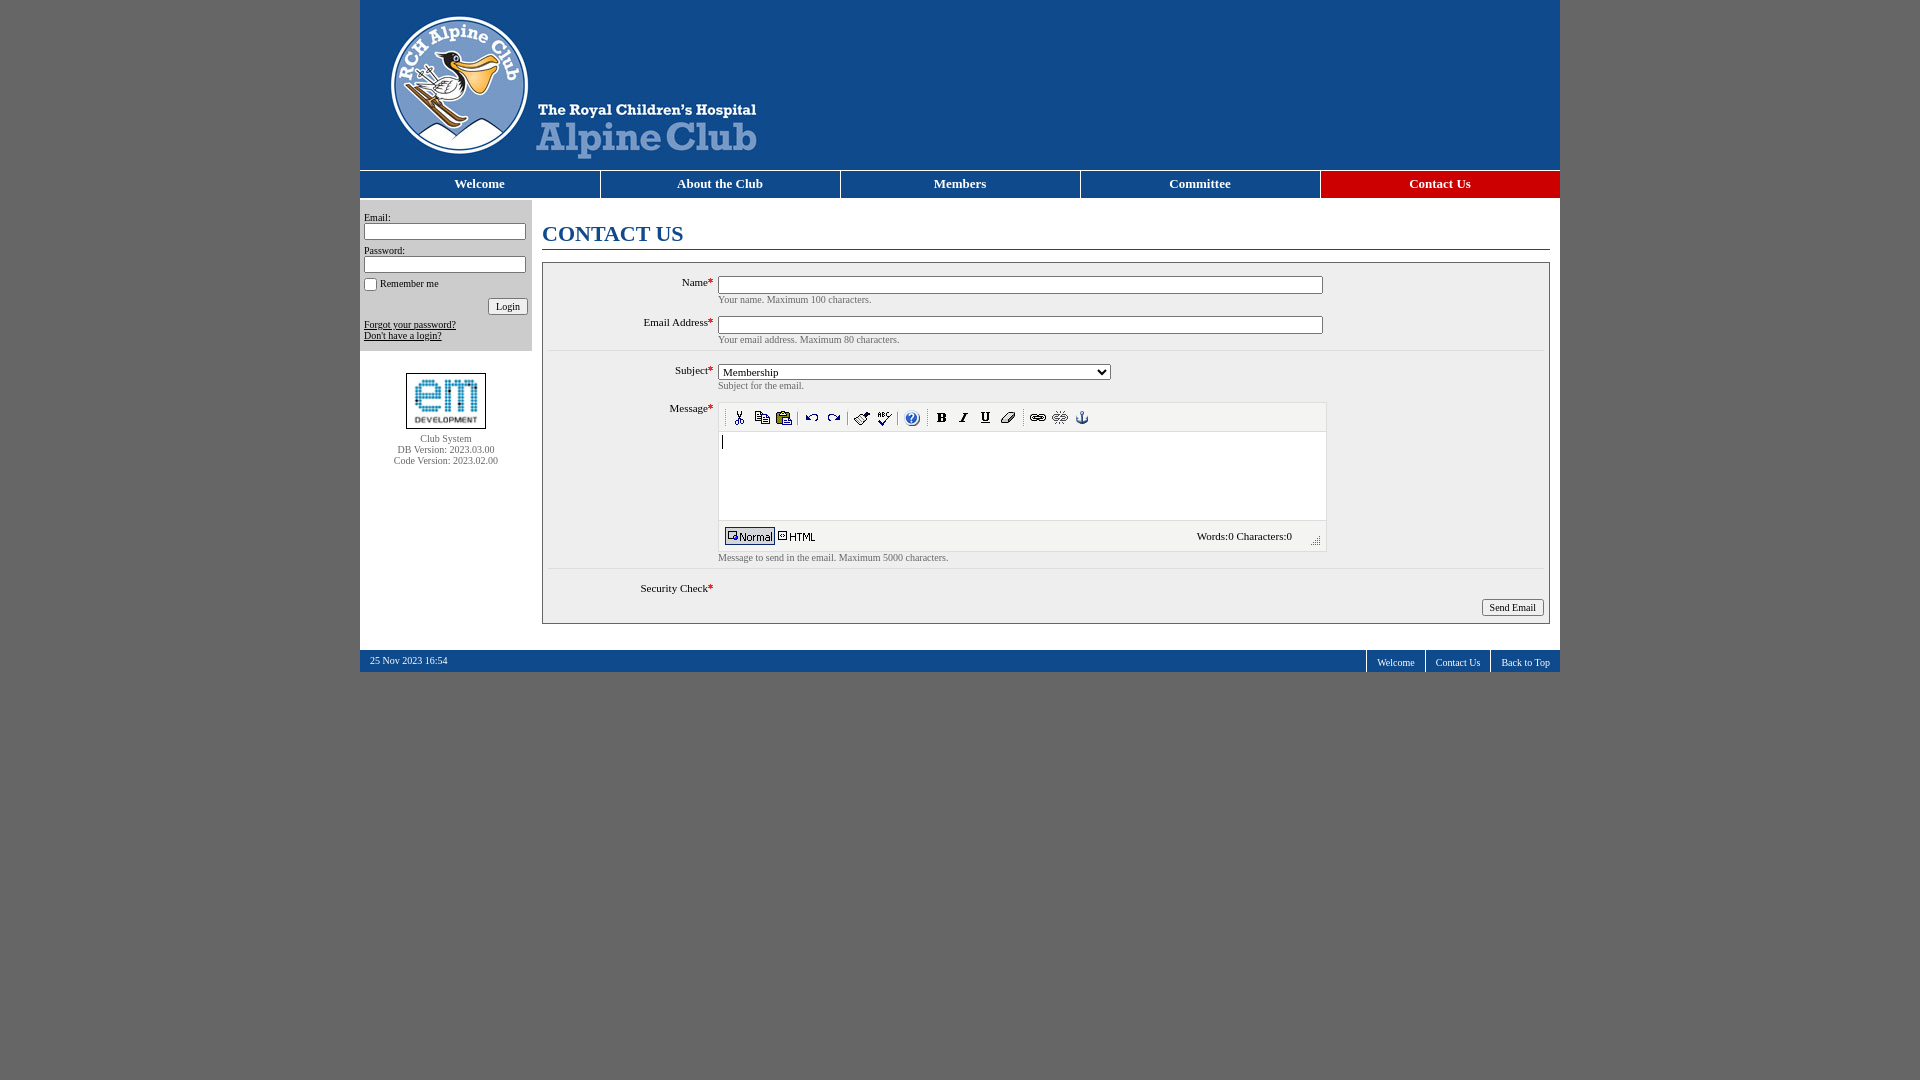 The image size is (1920, 1080). What do you see at coordinates (738, 416) in the screenshot?
I see `'Cut'` at bounding box center [738, 416].